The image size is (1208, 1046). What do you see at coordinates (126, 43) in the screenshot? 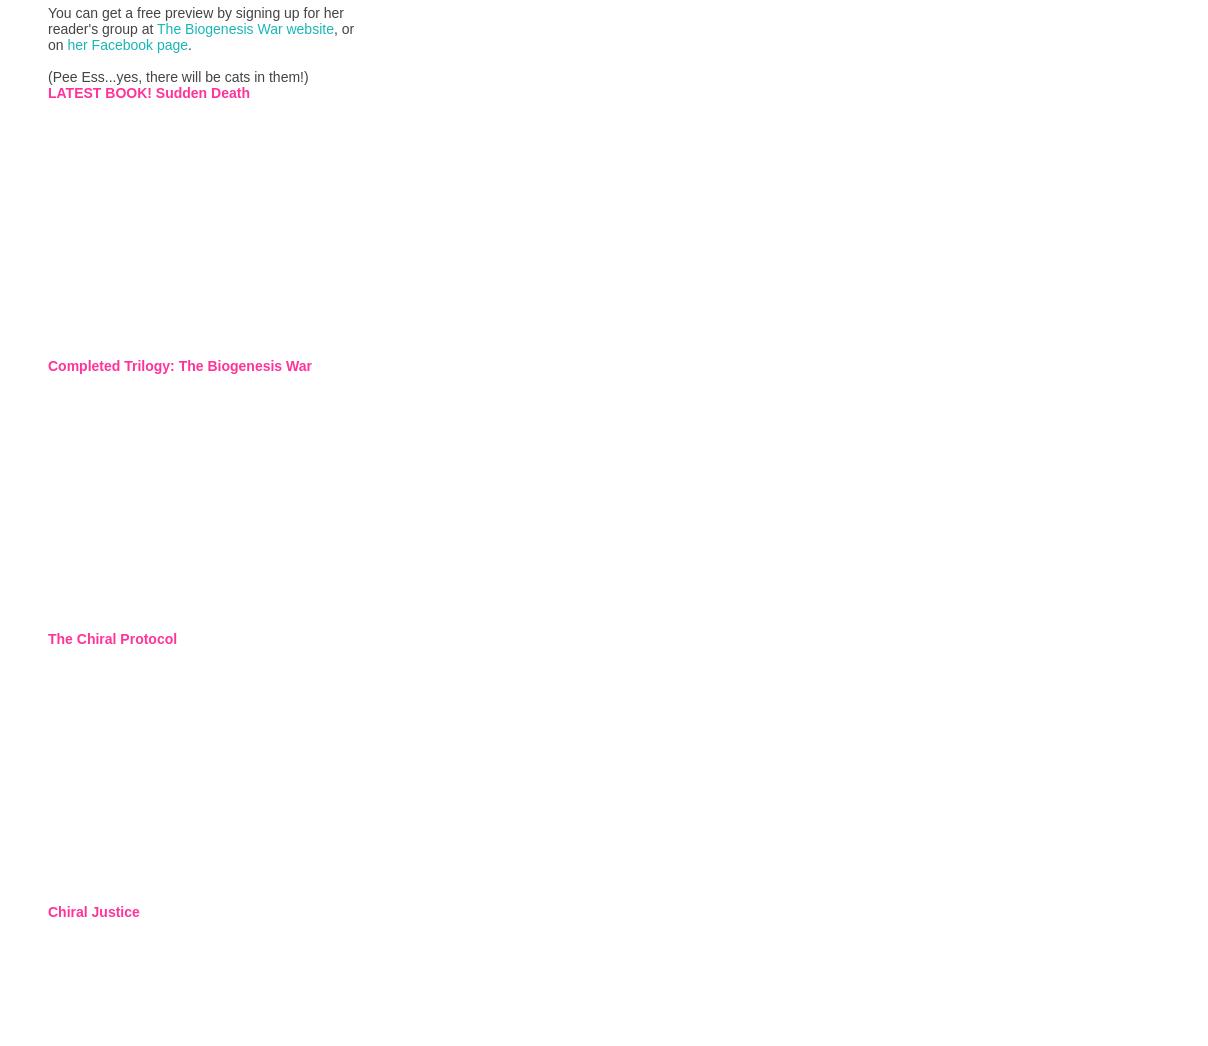
I see `'her Facebook page'` at bounding box center [126, 43].